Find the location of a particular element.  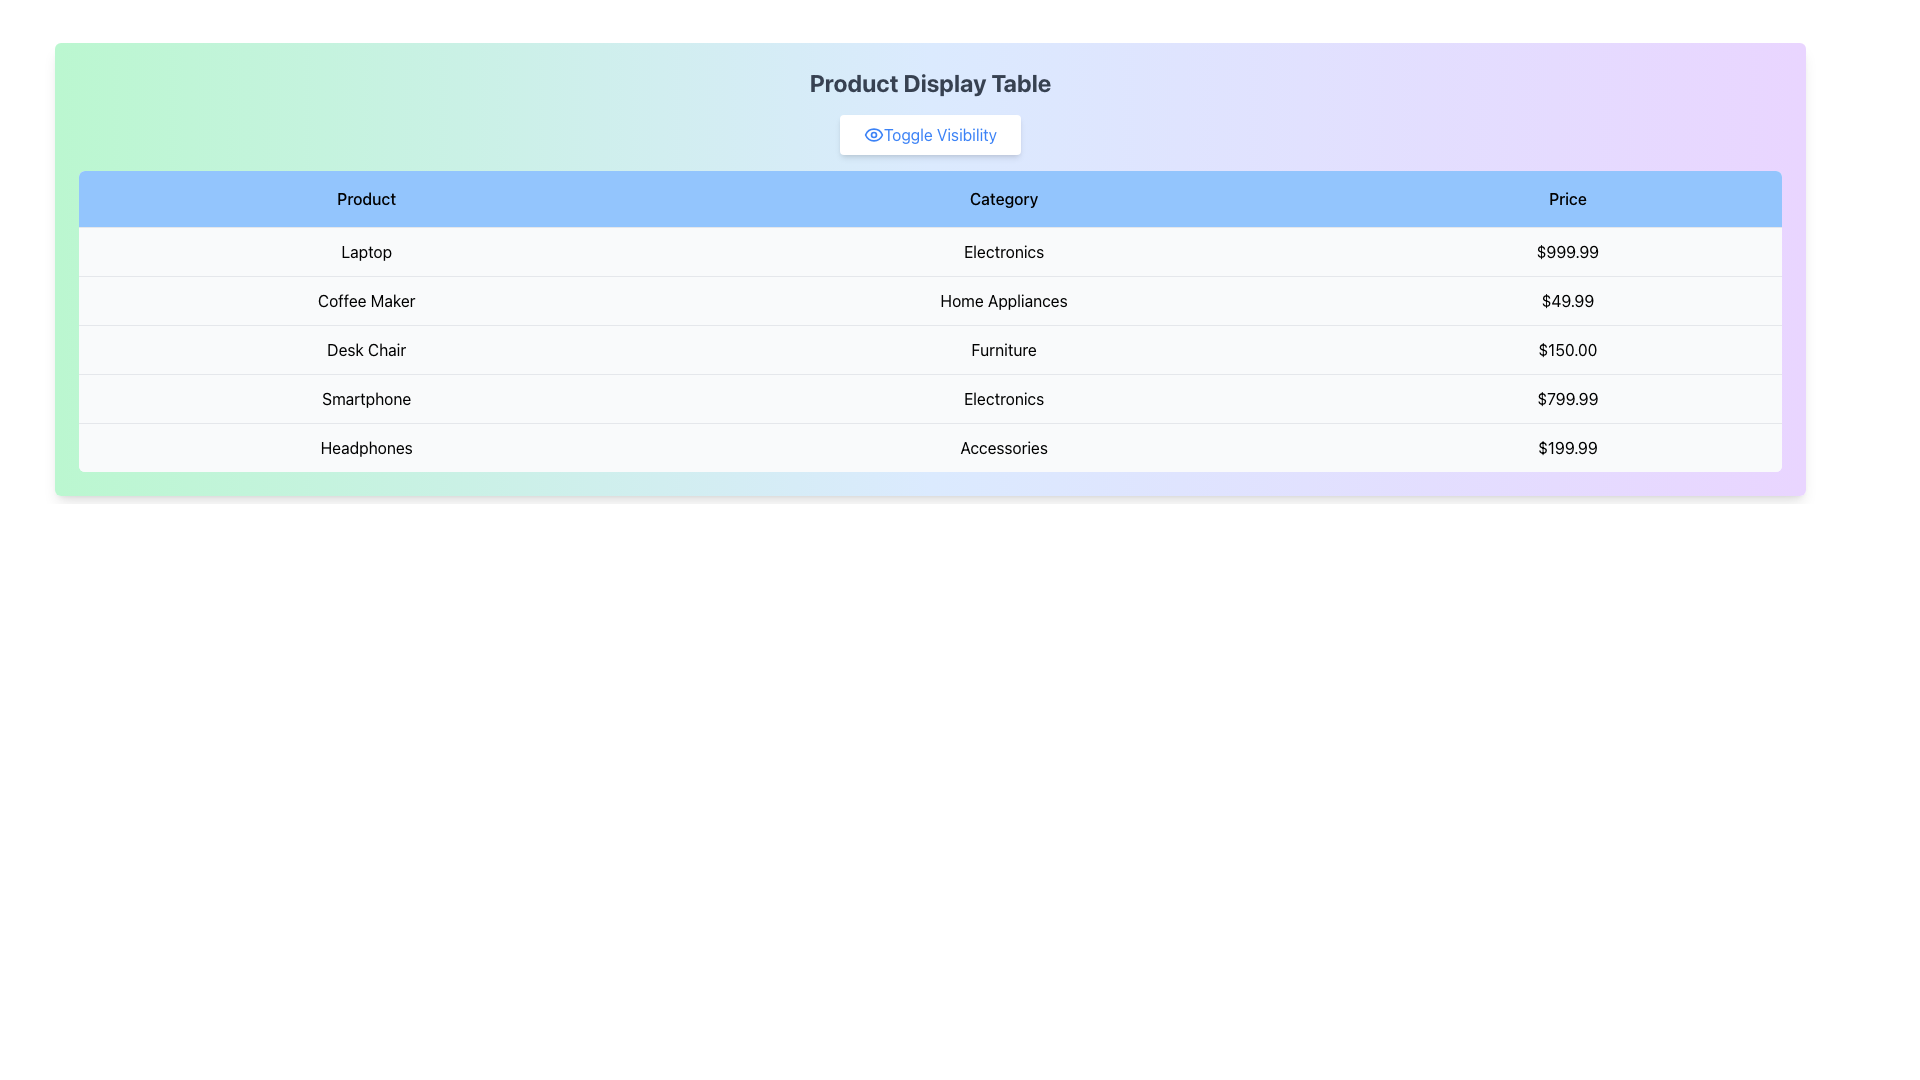

the second row of the table that provides information about the product 'Coffee Maker' including its category 'Home Appliances' and price '$49.99' is located at coordinates (929, 300).